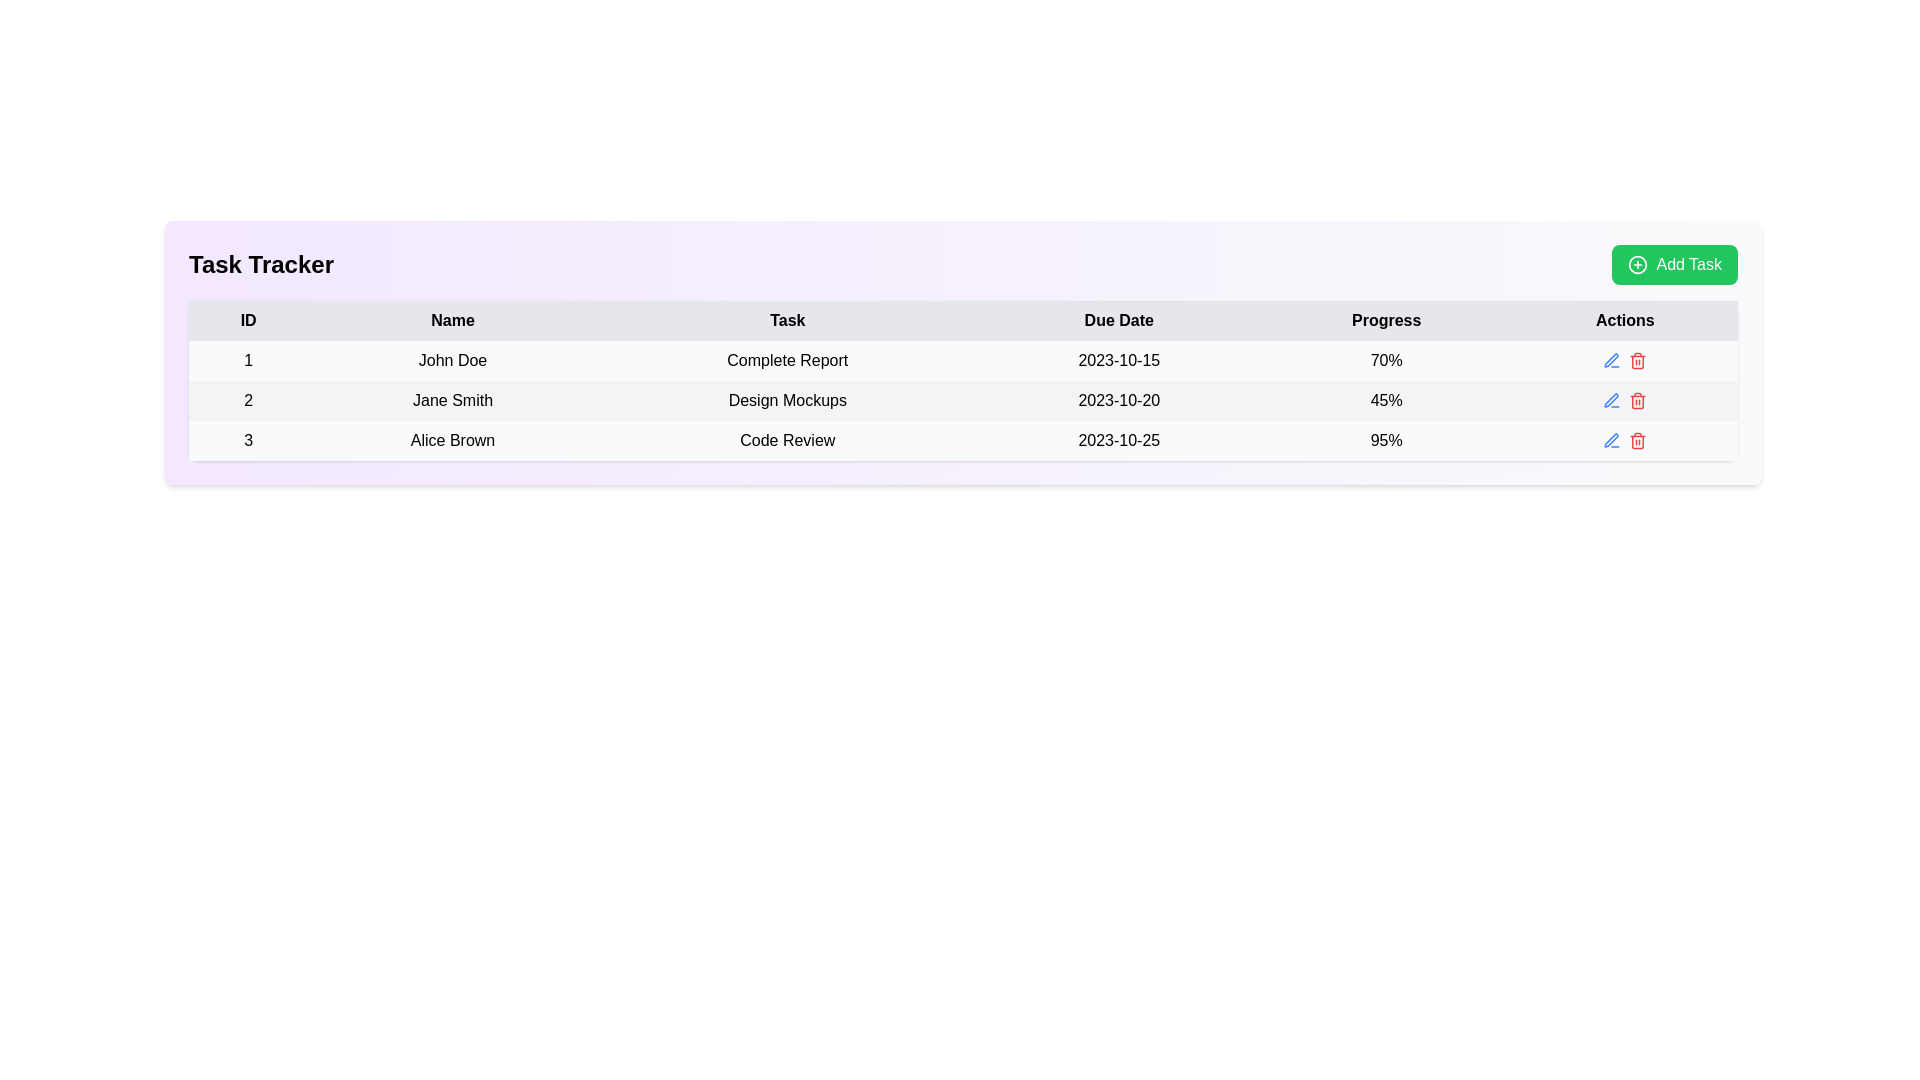 This screenshot has height=1080, width=1920. I want to click on the text label displaying the identifier '3' in the first column of the third row of the table, so click(247, 439).